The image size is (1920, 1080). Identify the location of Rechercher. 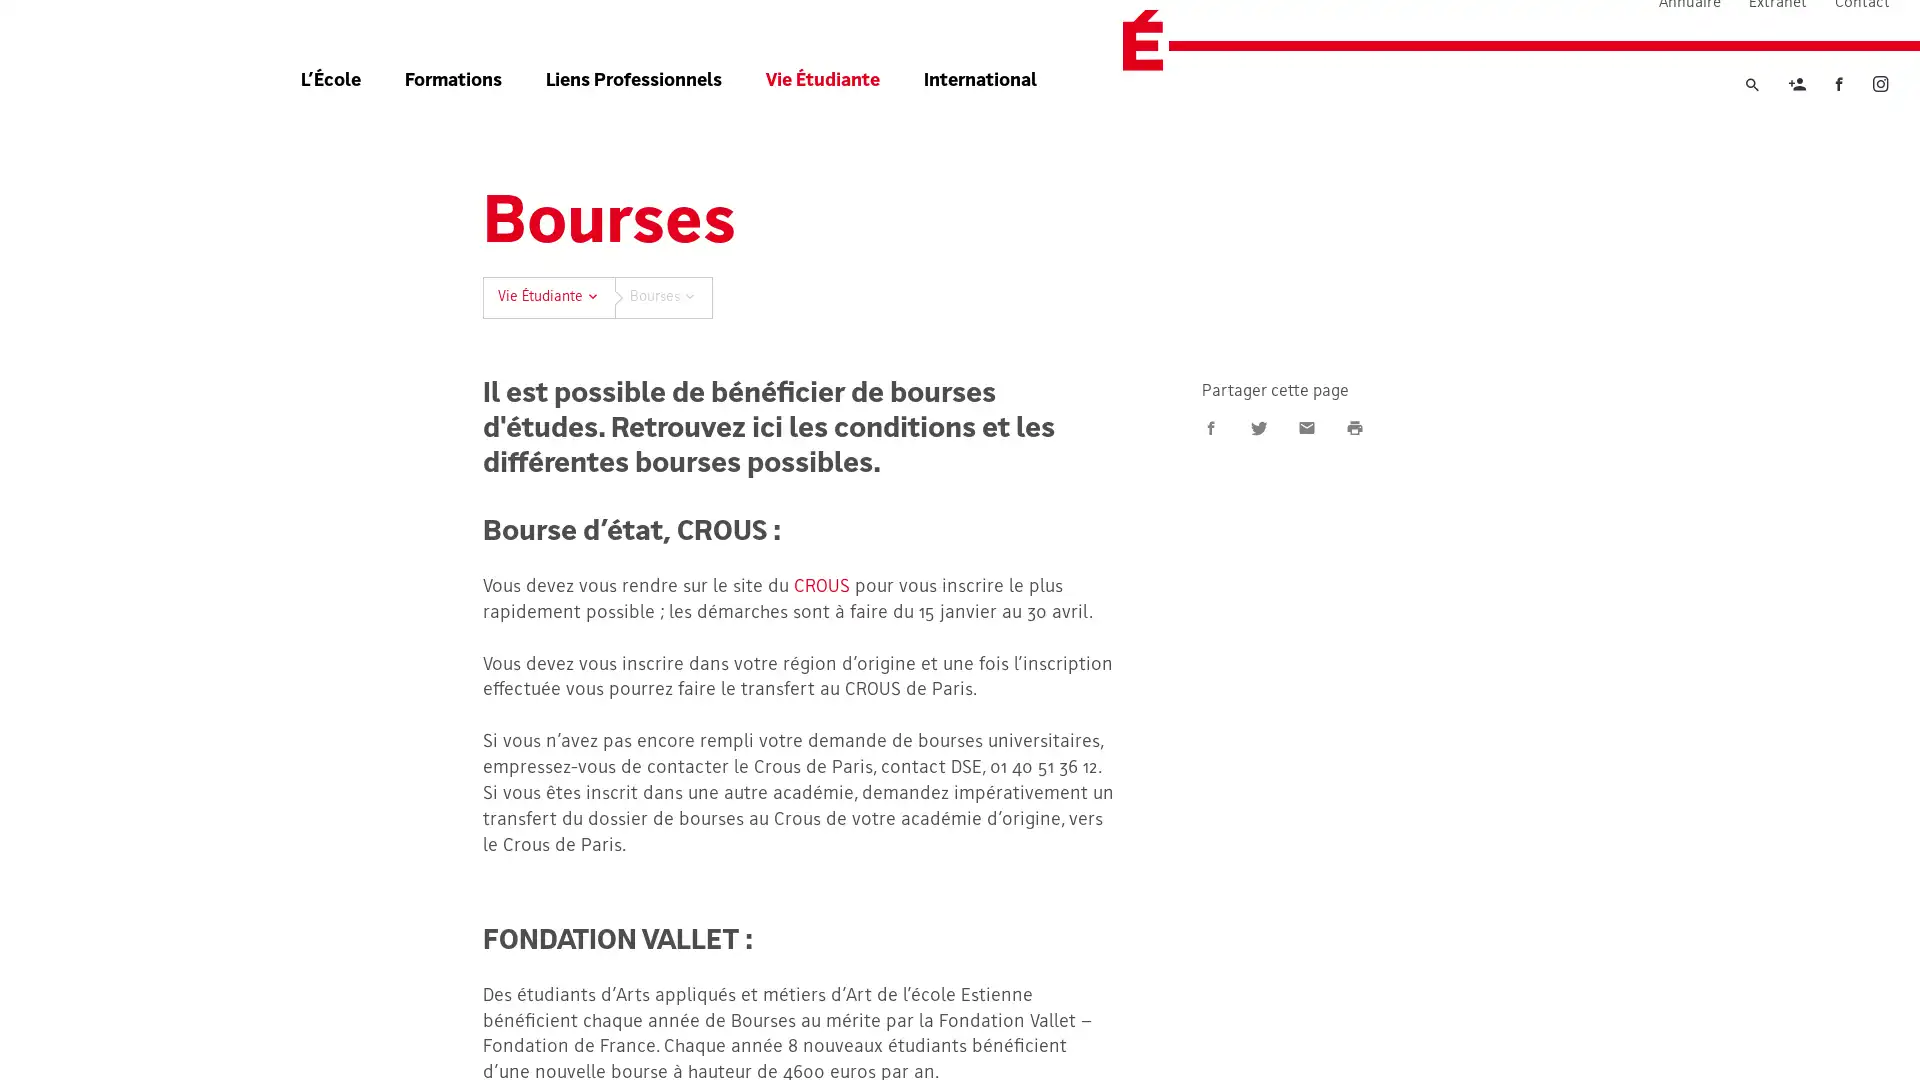
(1751, 123).